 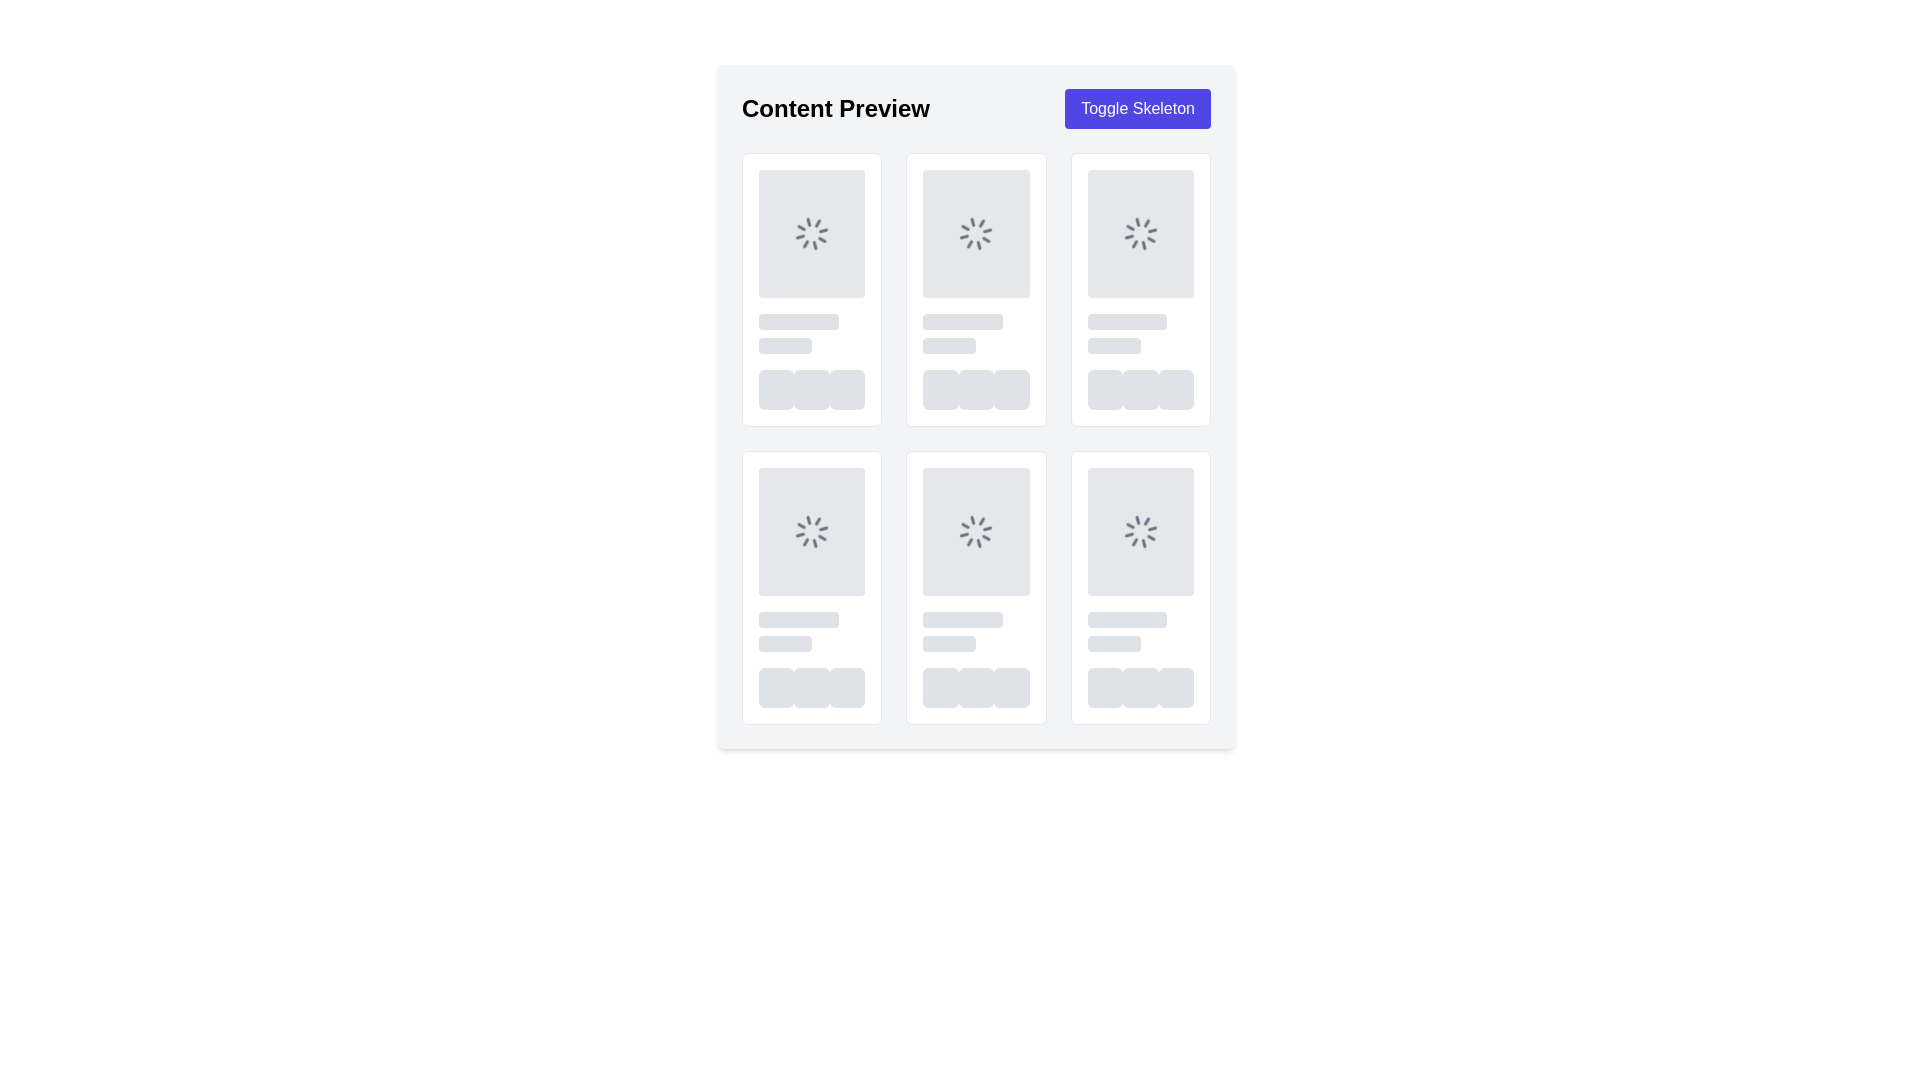 What do you see at coordinates (775, 686) in the screenshot?
I see `the Placeholder element, which is the leftmost component in a set of three horizontally aligned elements, serving as a visual loading indicator` at bounding box center [775, 686].